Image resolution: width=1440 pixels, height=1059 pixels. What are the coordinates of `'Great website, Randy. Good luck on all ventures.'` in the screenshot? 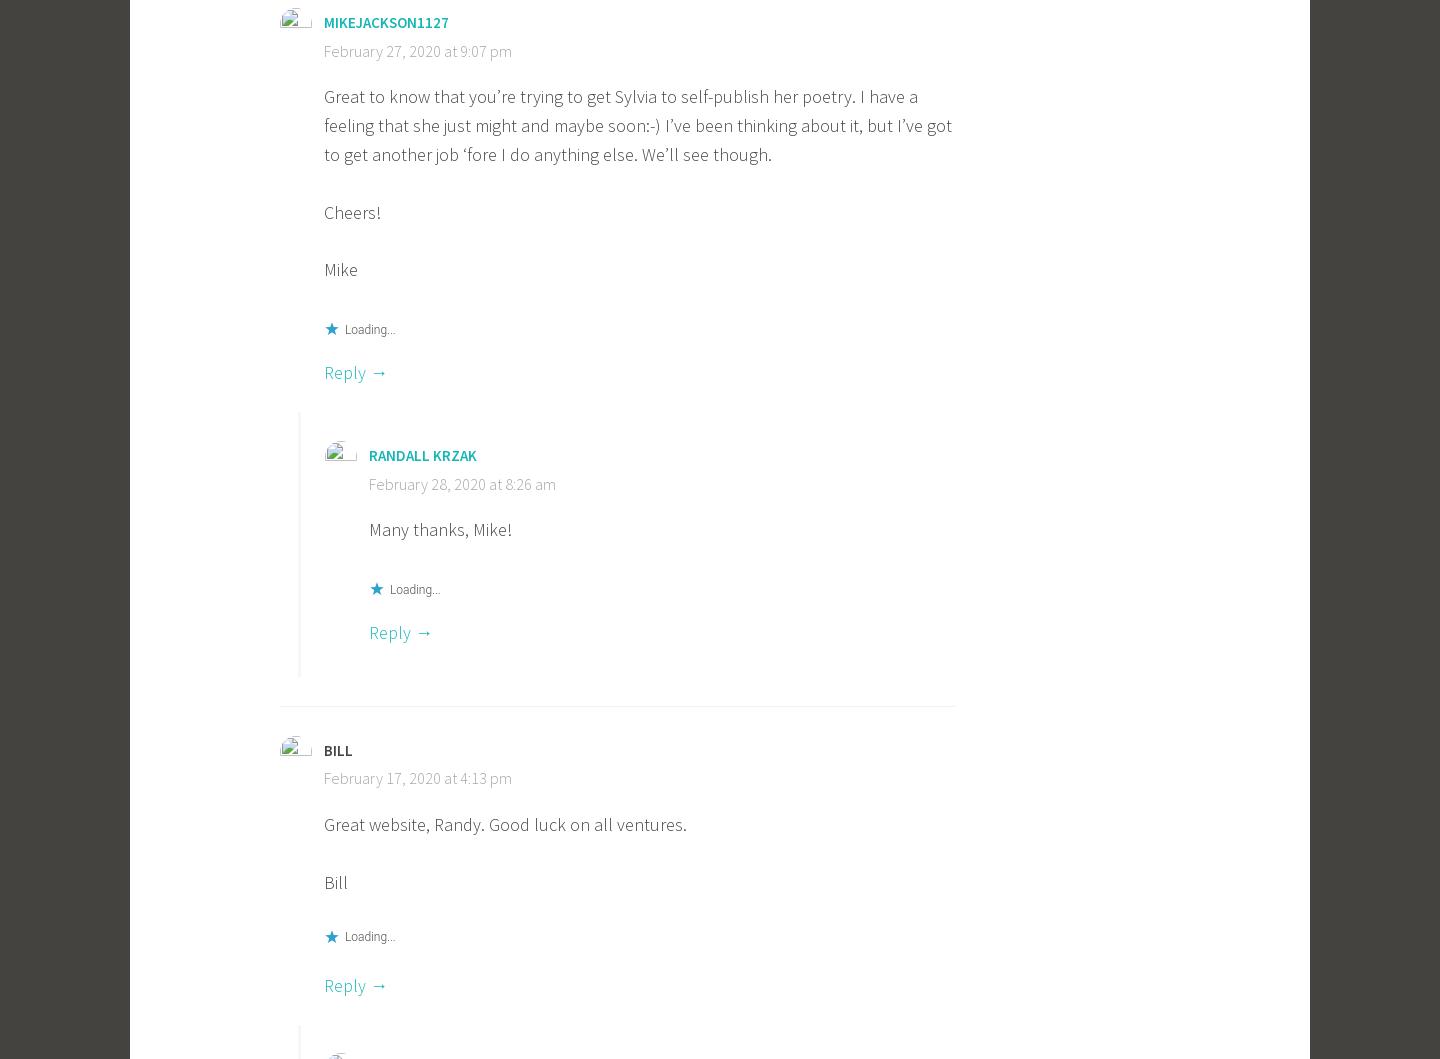 It's located at (504, 823).